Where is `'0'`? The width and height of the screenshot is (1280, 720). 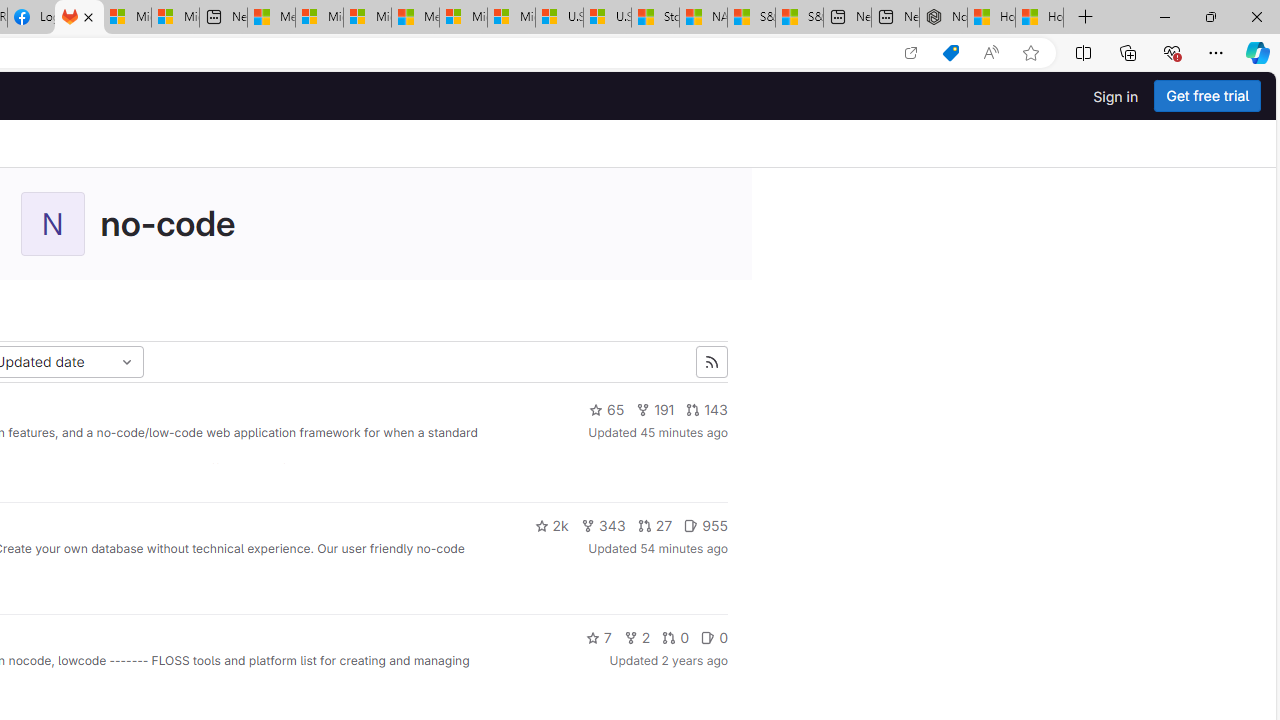
'0' is located at coordinates (714, 637).